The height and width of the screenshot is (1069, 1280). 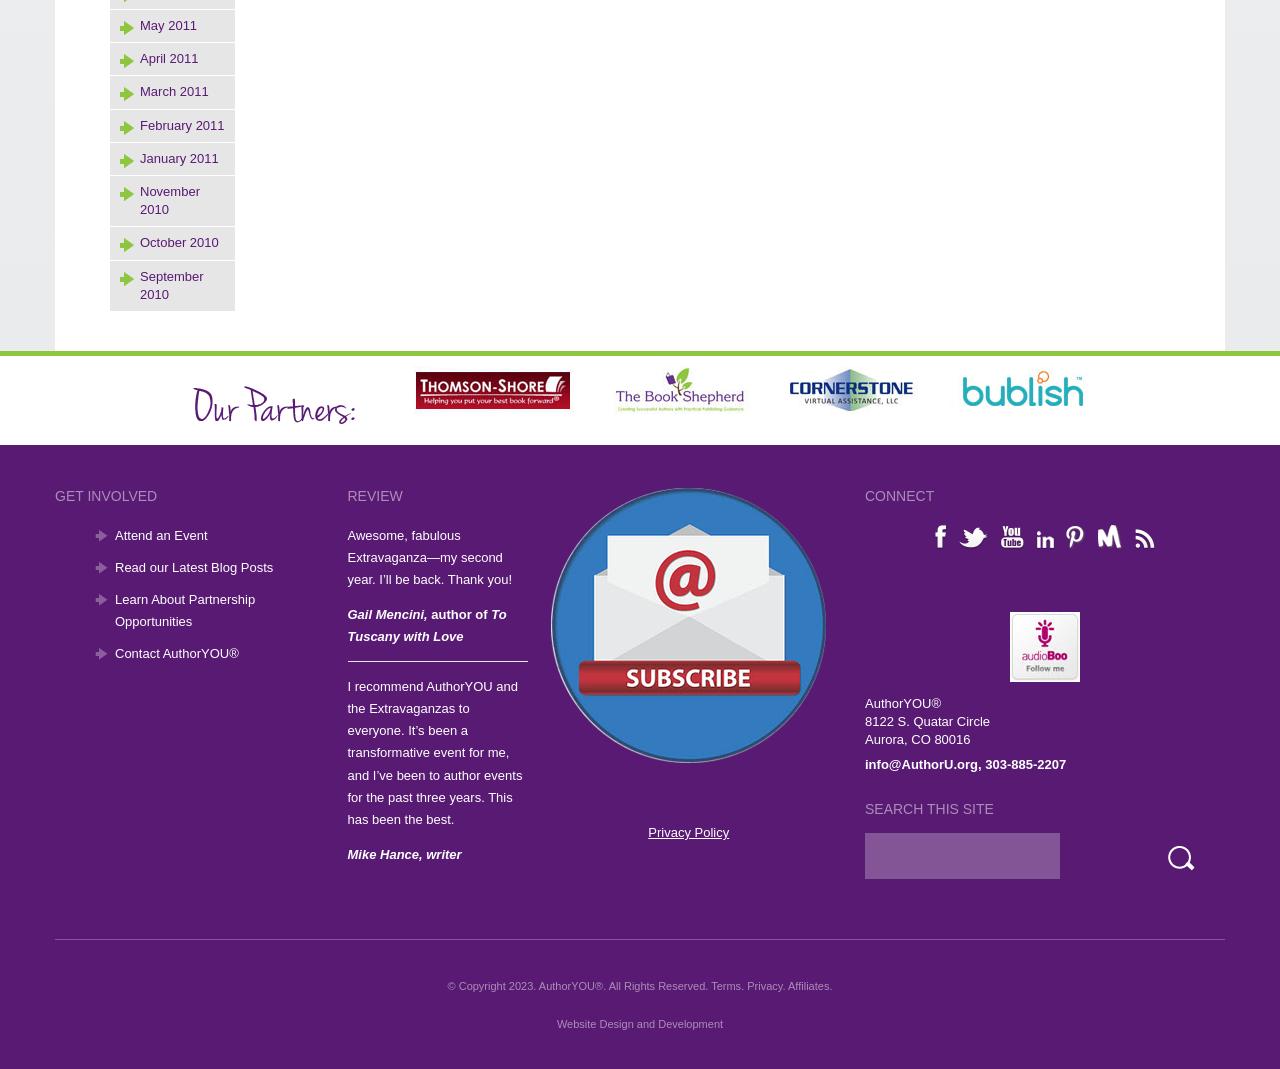 I want to click on 'April 2011', so click(x=168, y=57).